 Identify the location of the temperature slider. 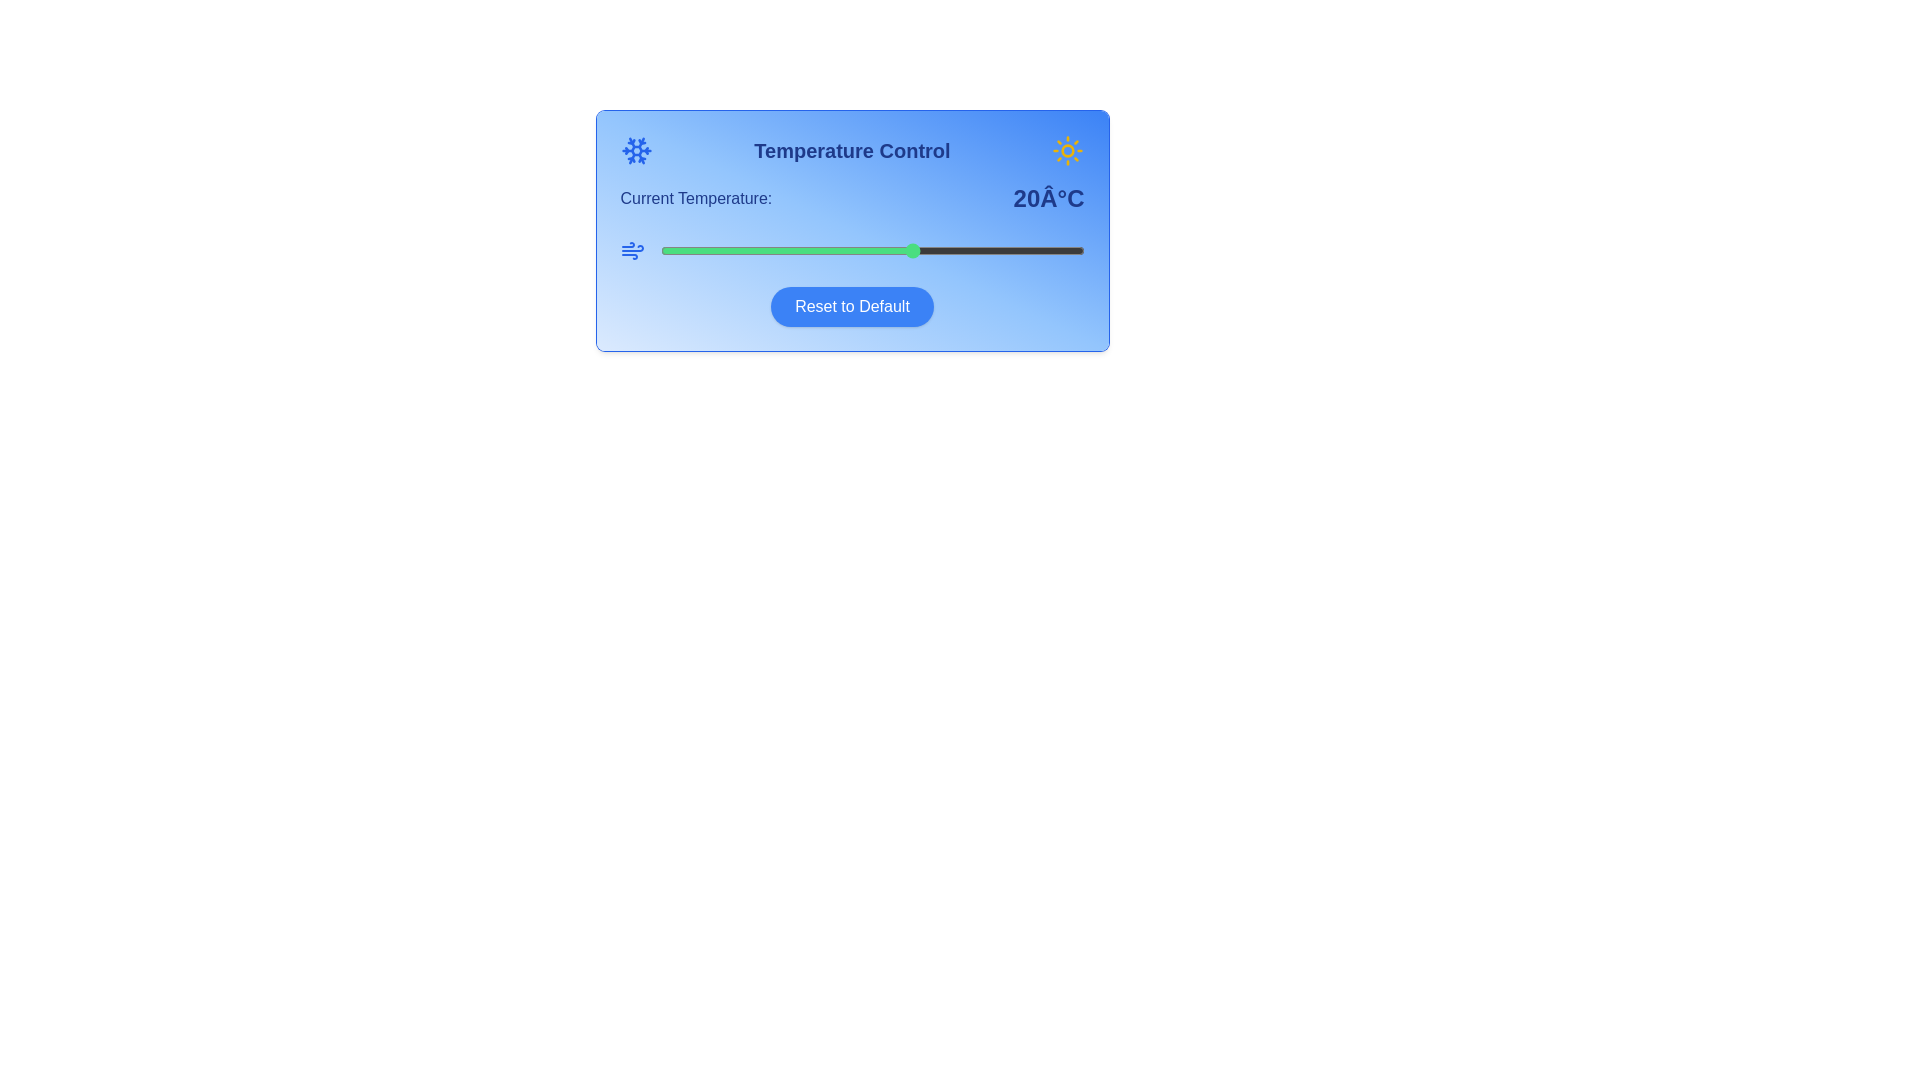
(786, 249).